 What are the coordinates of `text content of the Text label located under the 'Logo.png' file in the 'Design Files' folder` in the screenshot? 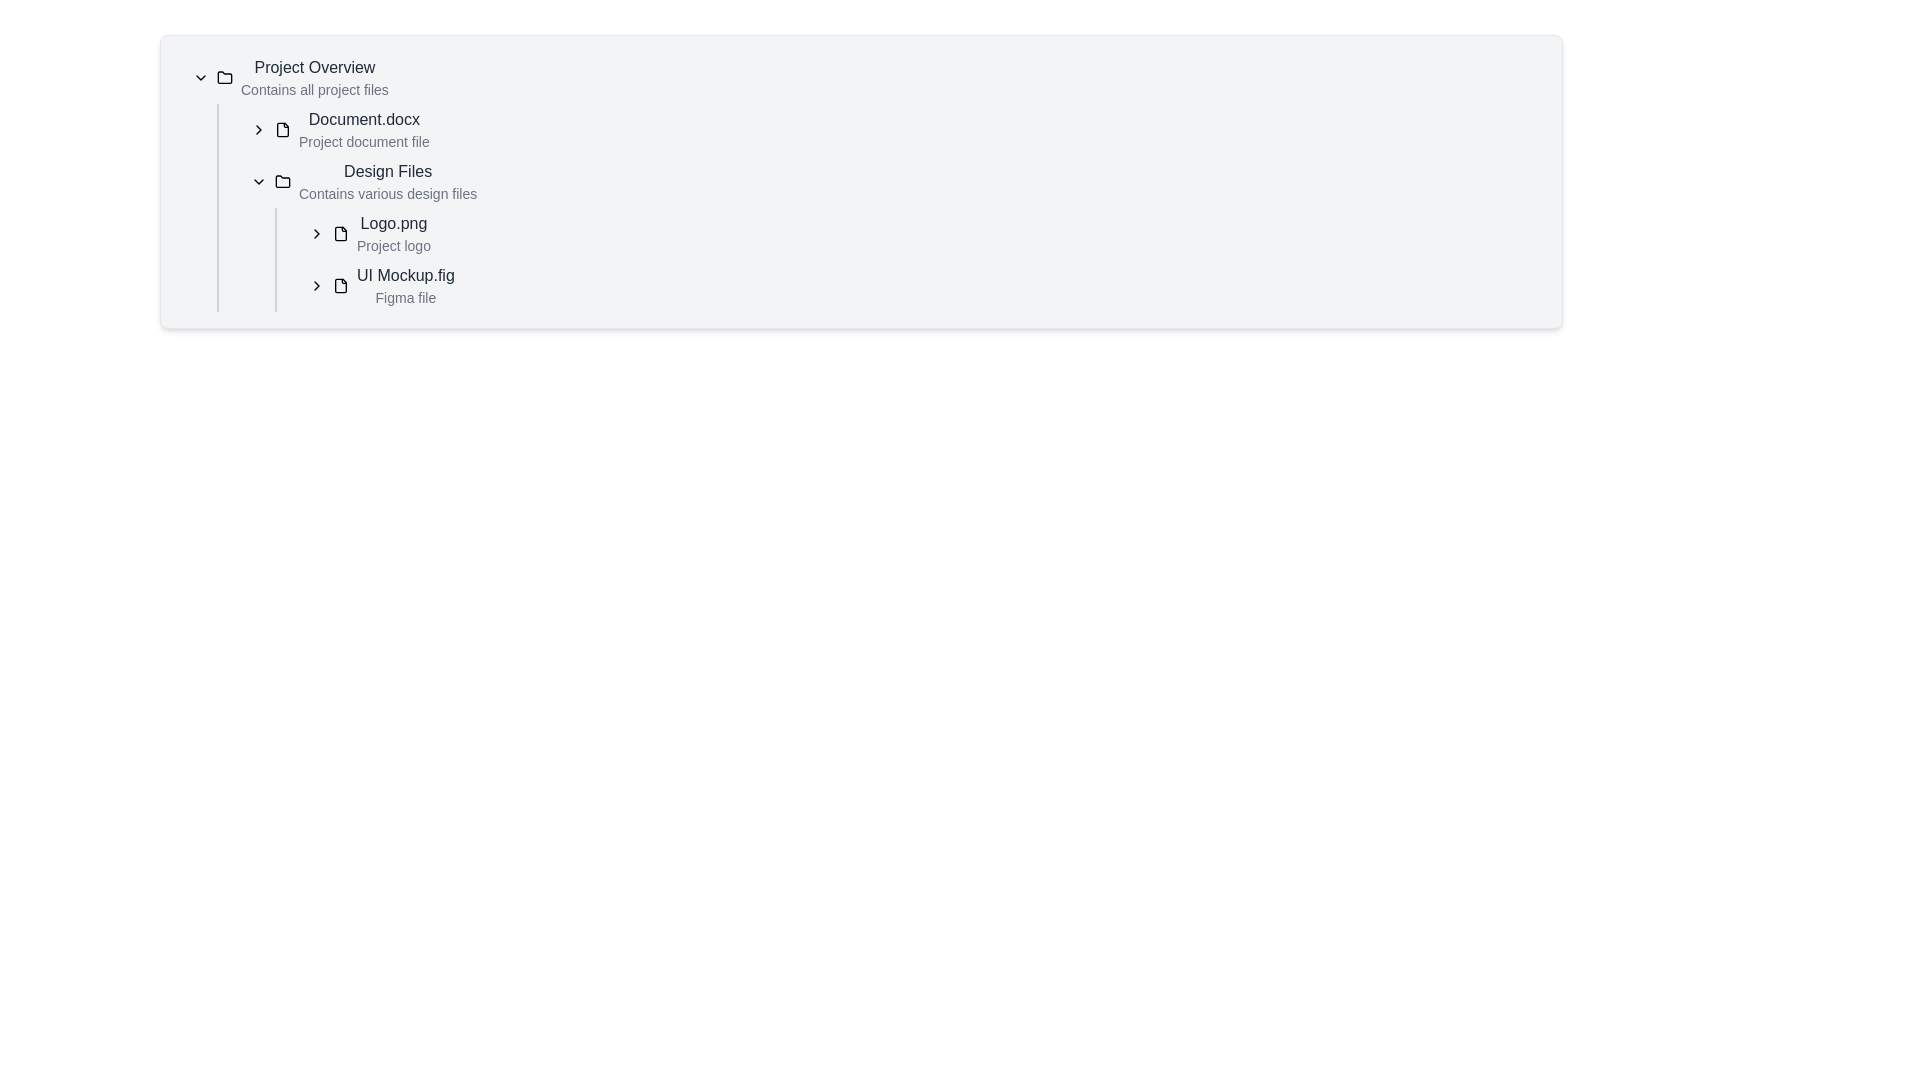 It's located at (393, 245).